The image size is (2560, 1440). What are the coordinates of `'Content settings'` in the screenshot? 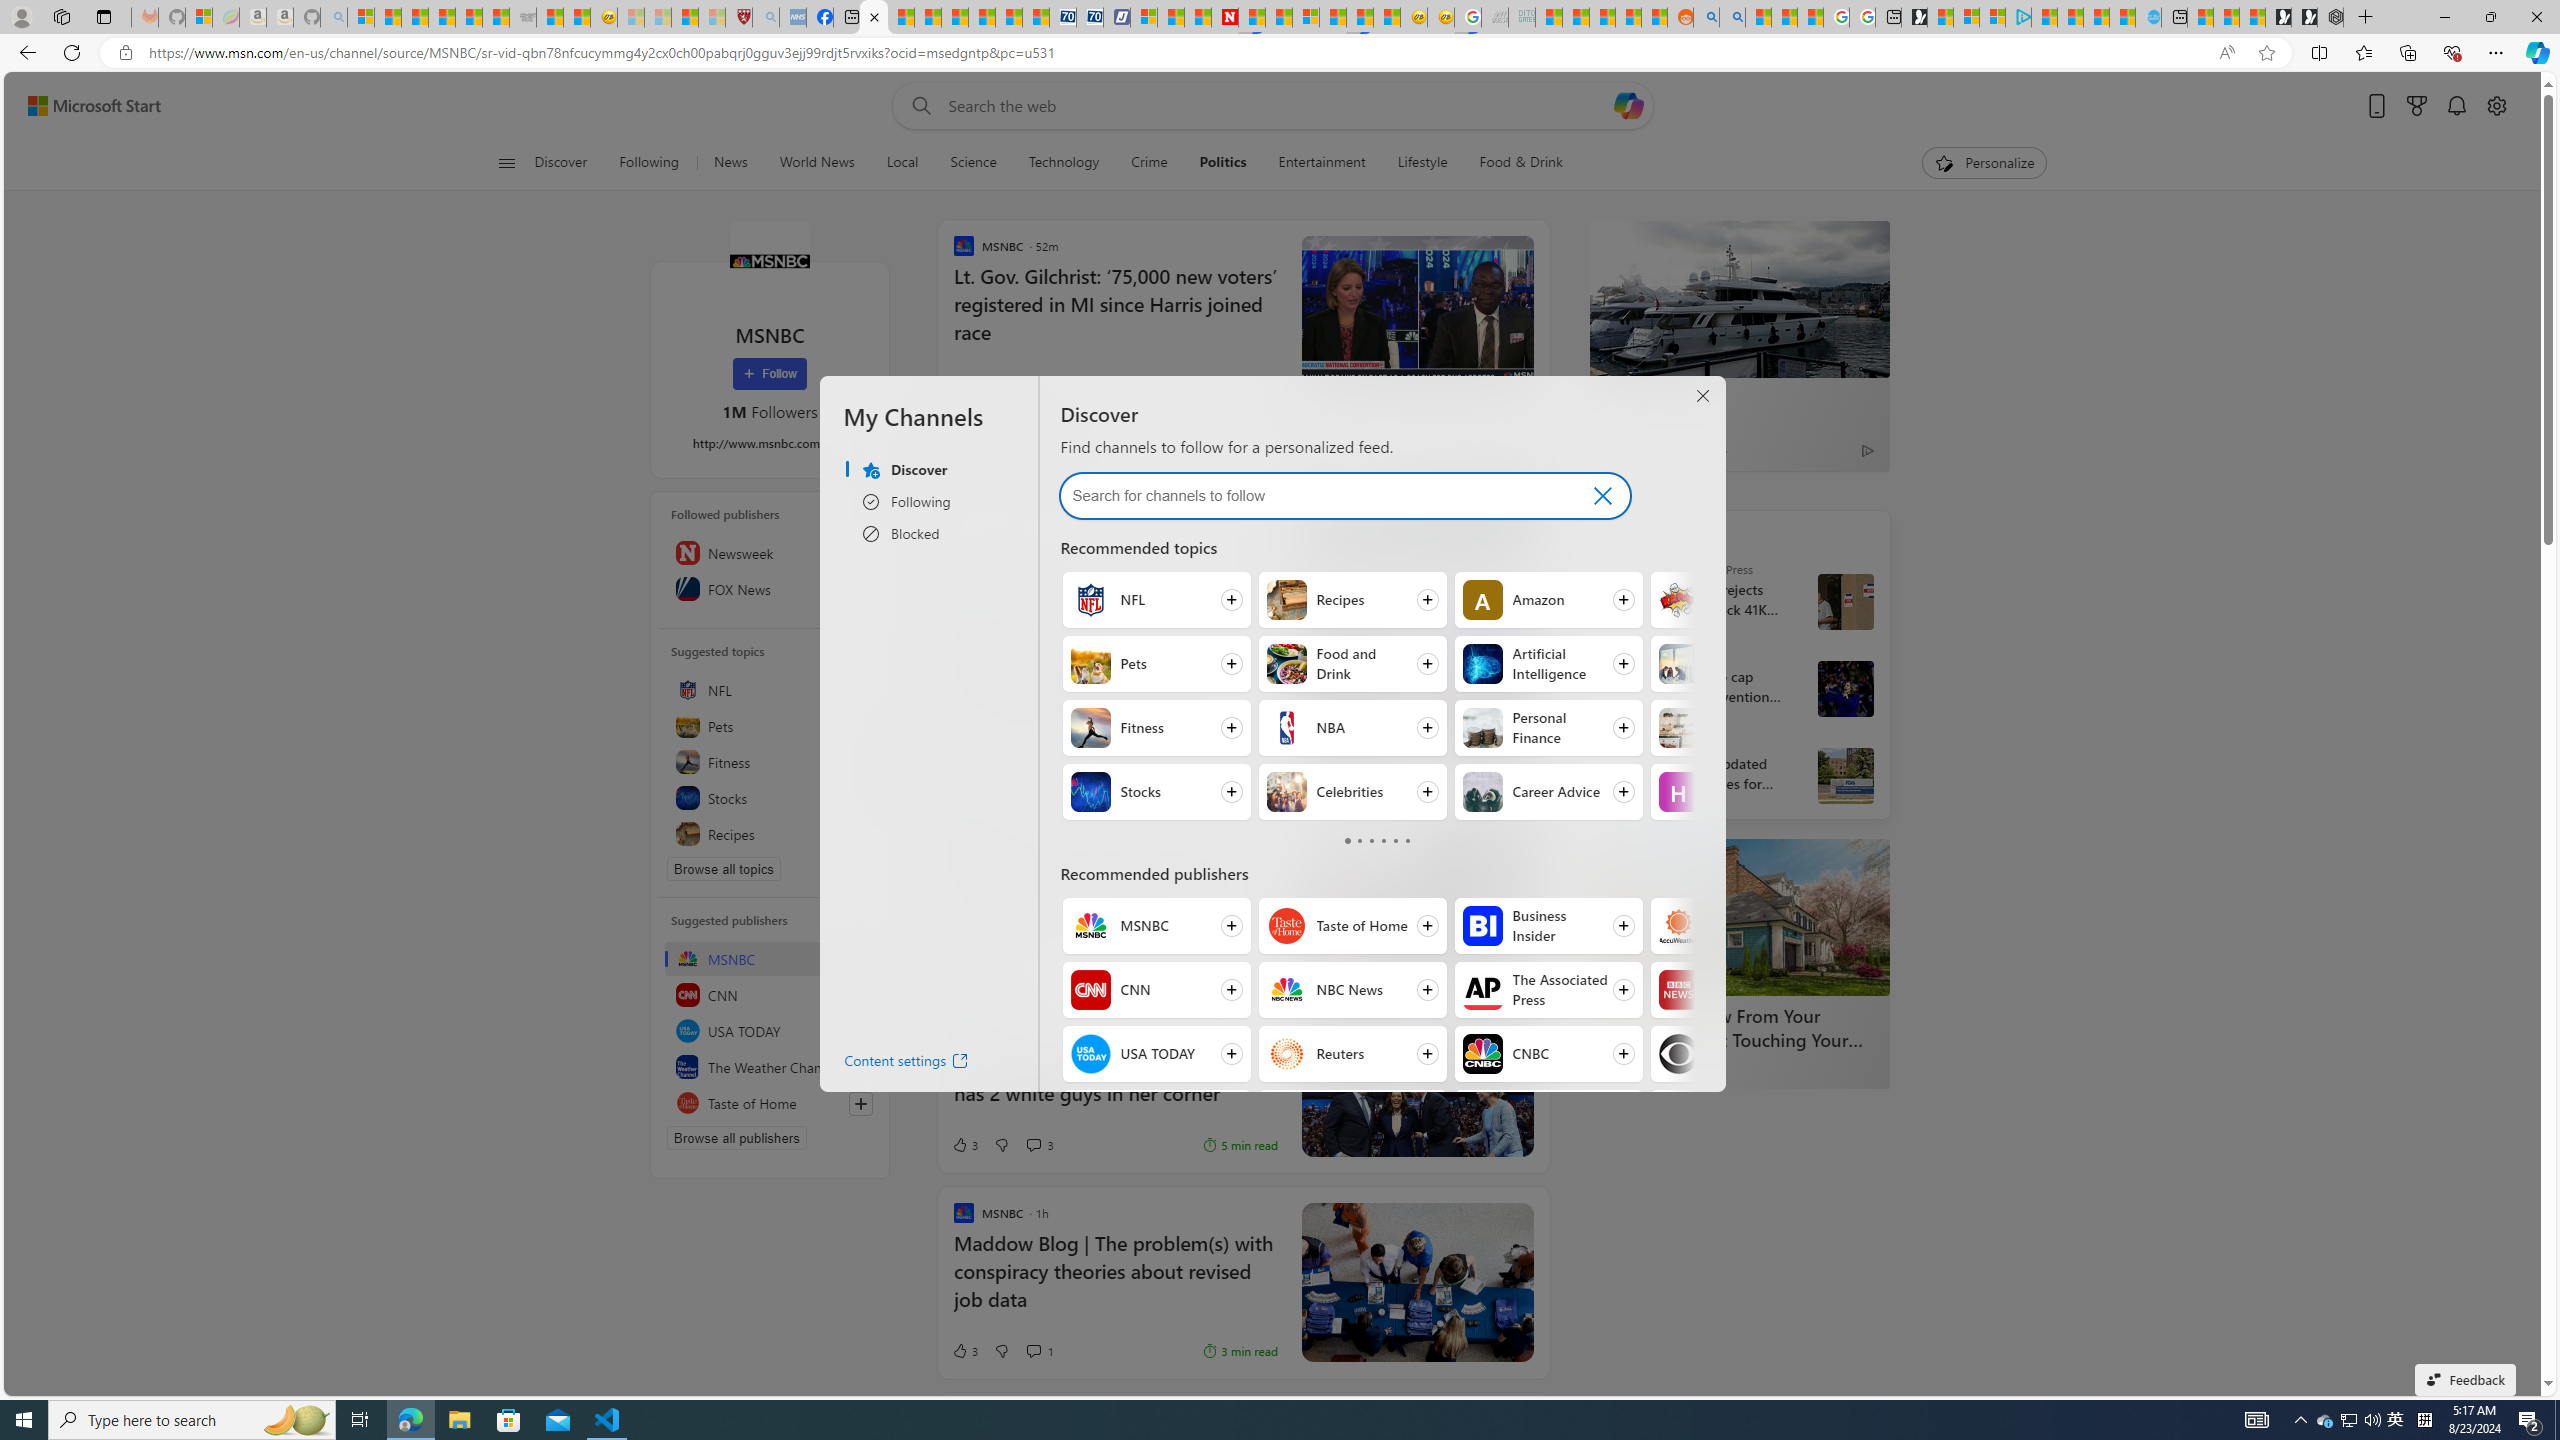 It's located at (888, 1064).